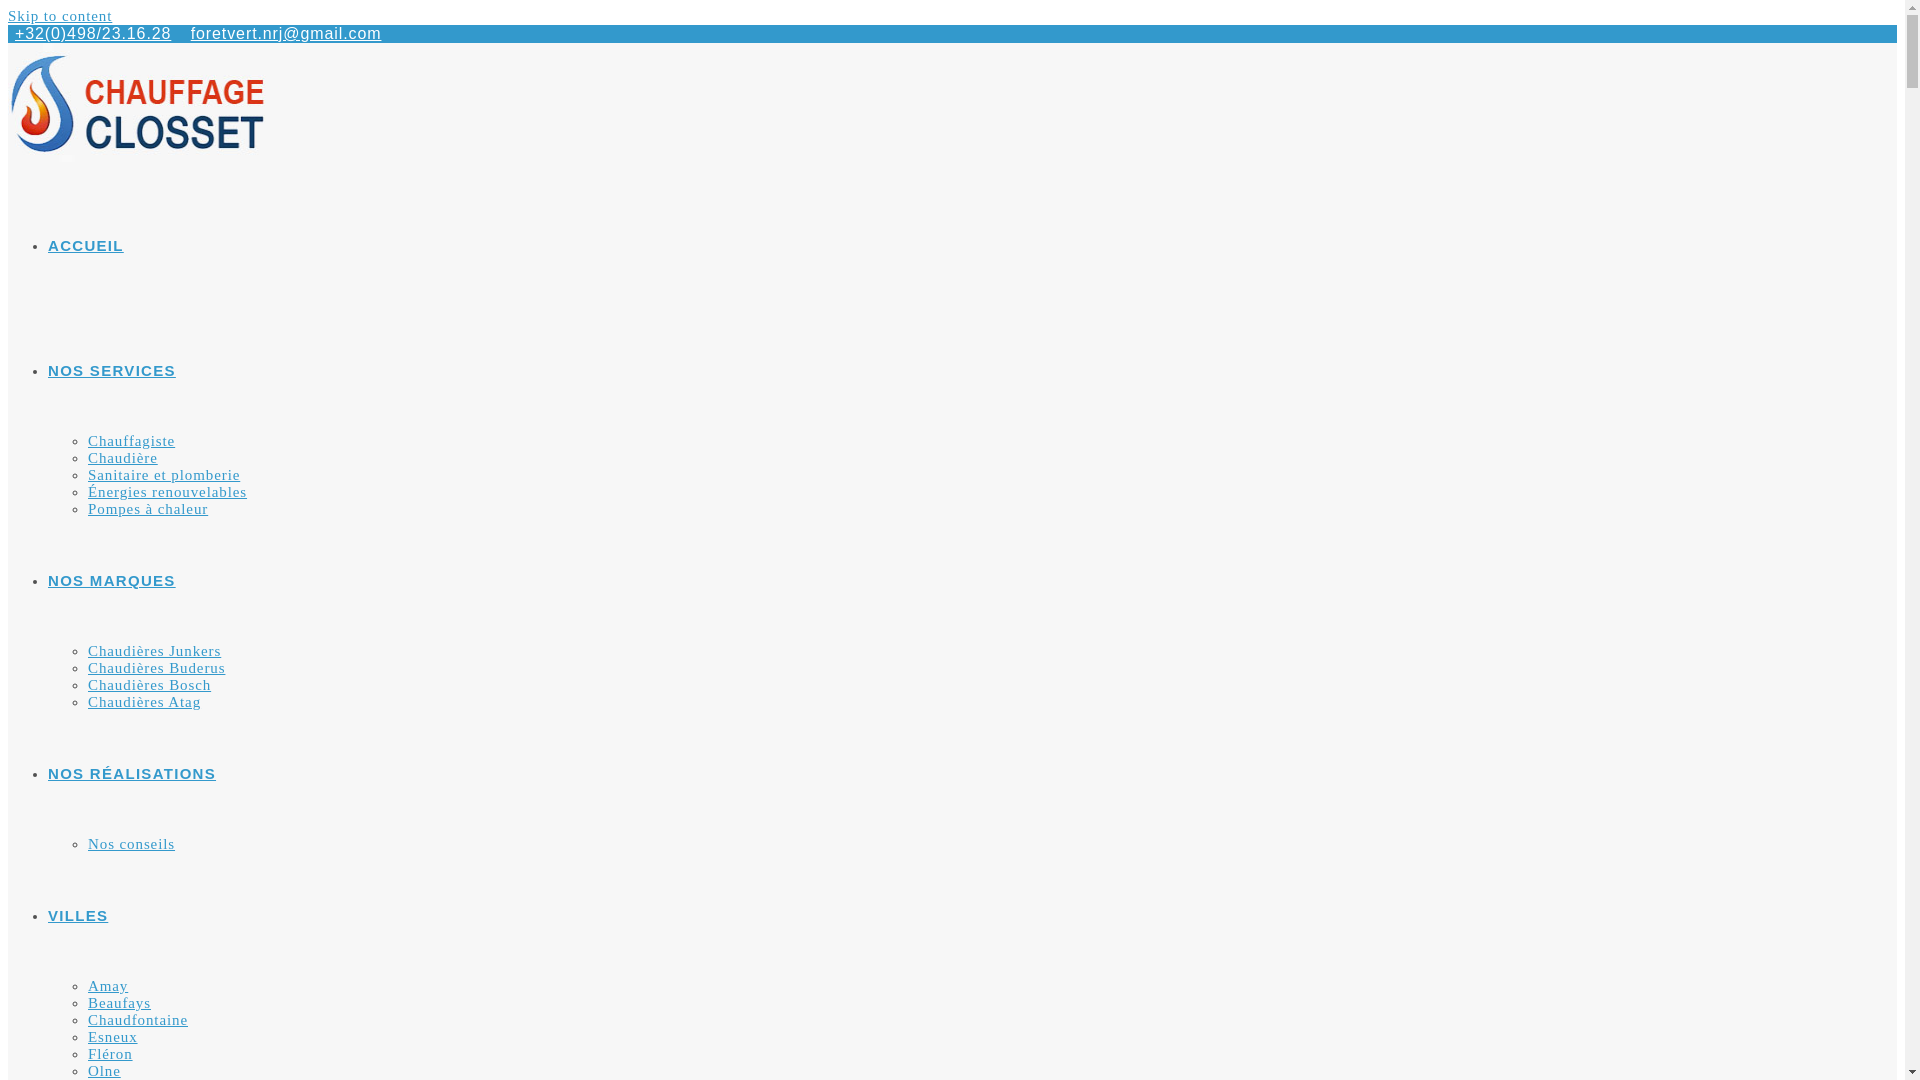 The image size is (1920, 1080). Describe the element at coordinates (77, 915) in the screenshot. I see `'VILLES'` at that location.